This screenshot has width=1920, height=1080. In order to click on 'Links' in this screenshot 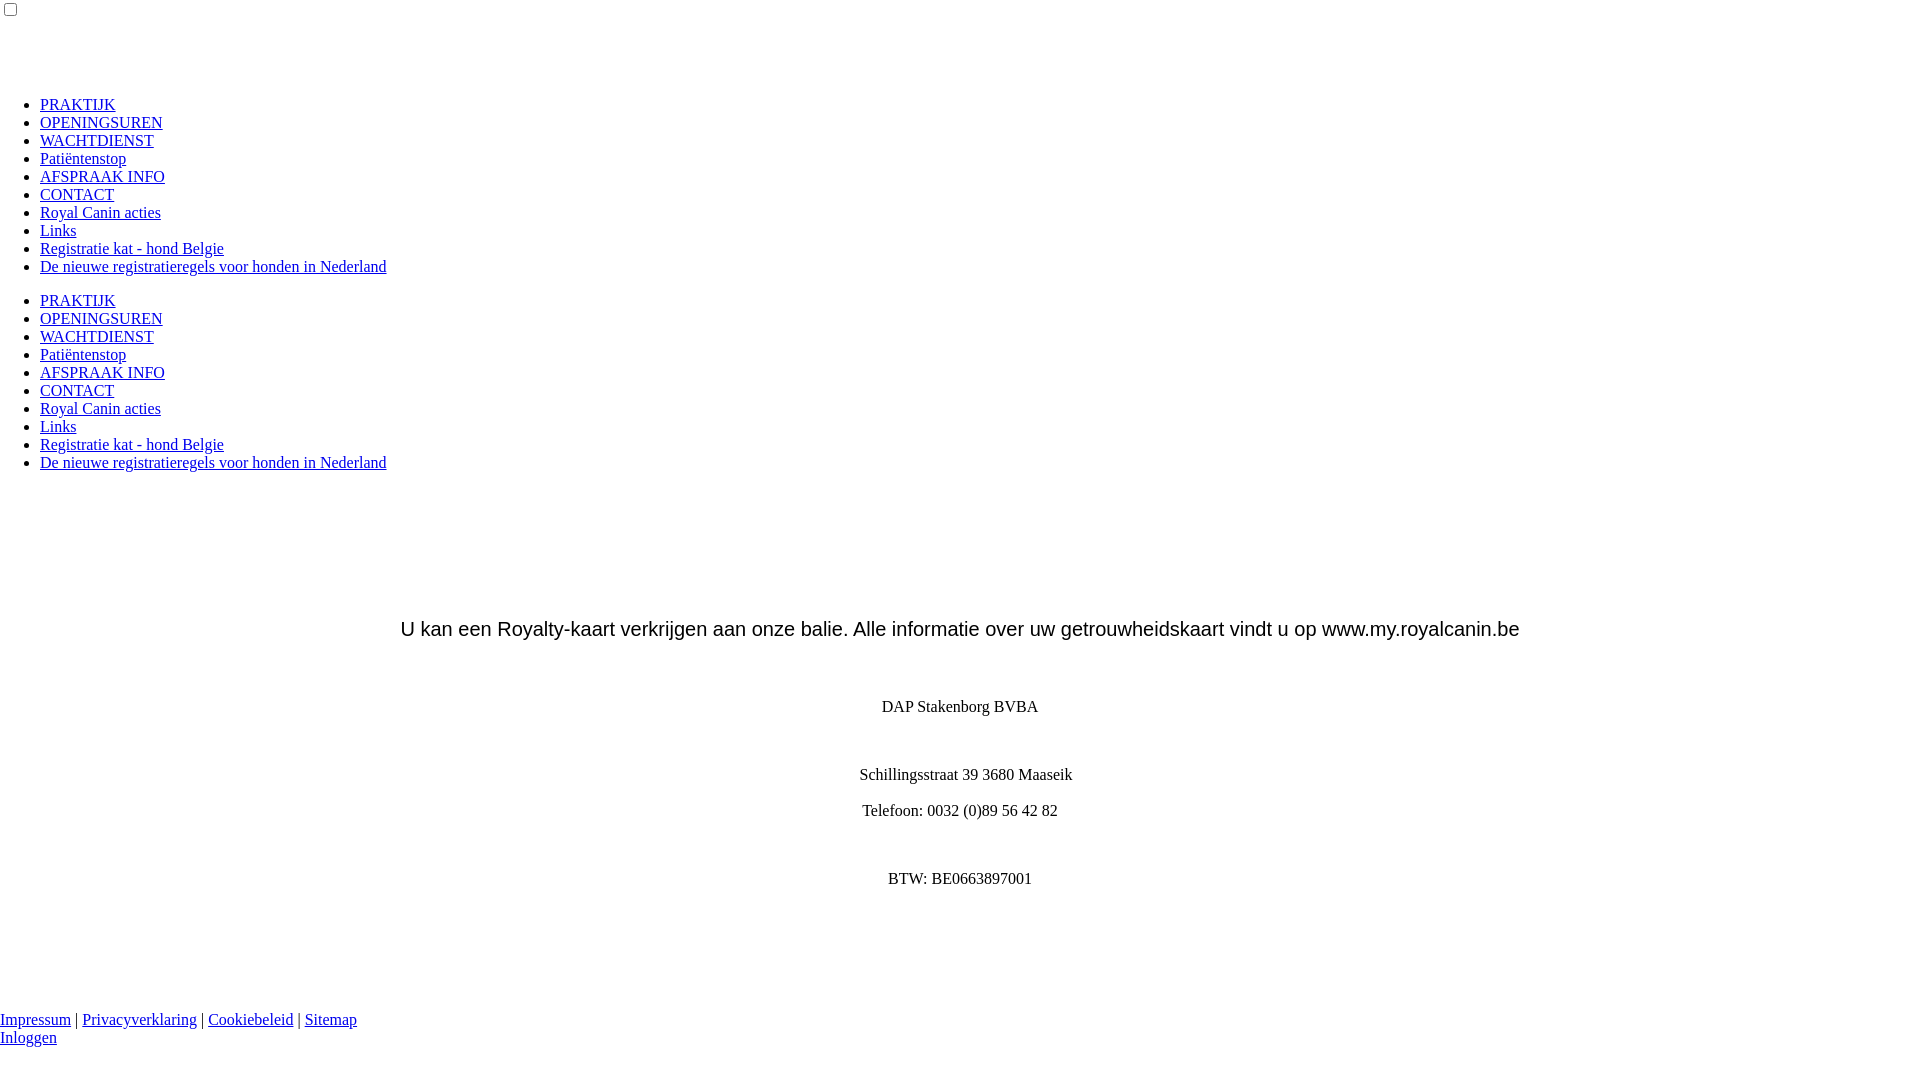, I will do `click(39, 425)`.